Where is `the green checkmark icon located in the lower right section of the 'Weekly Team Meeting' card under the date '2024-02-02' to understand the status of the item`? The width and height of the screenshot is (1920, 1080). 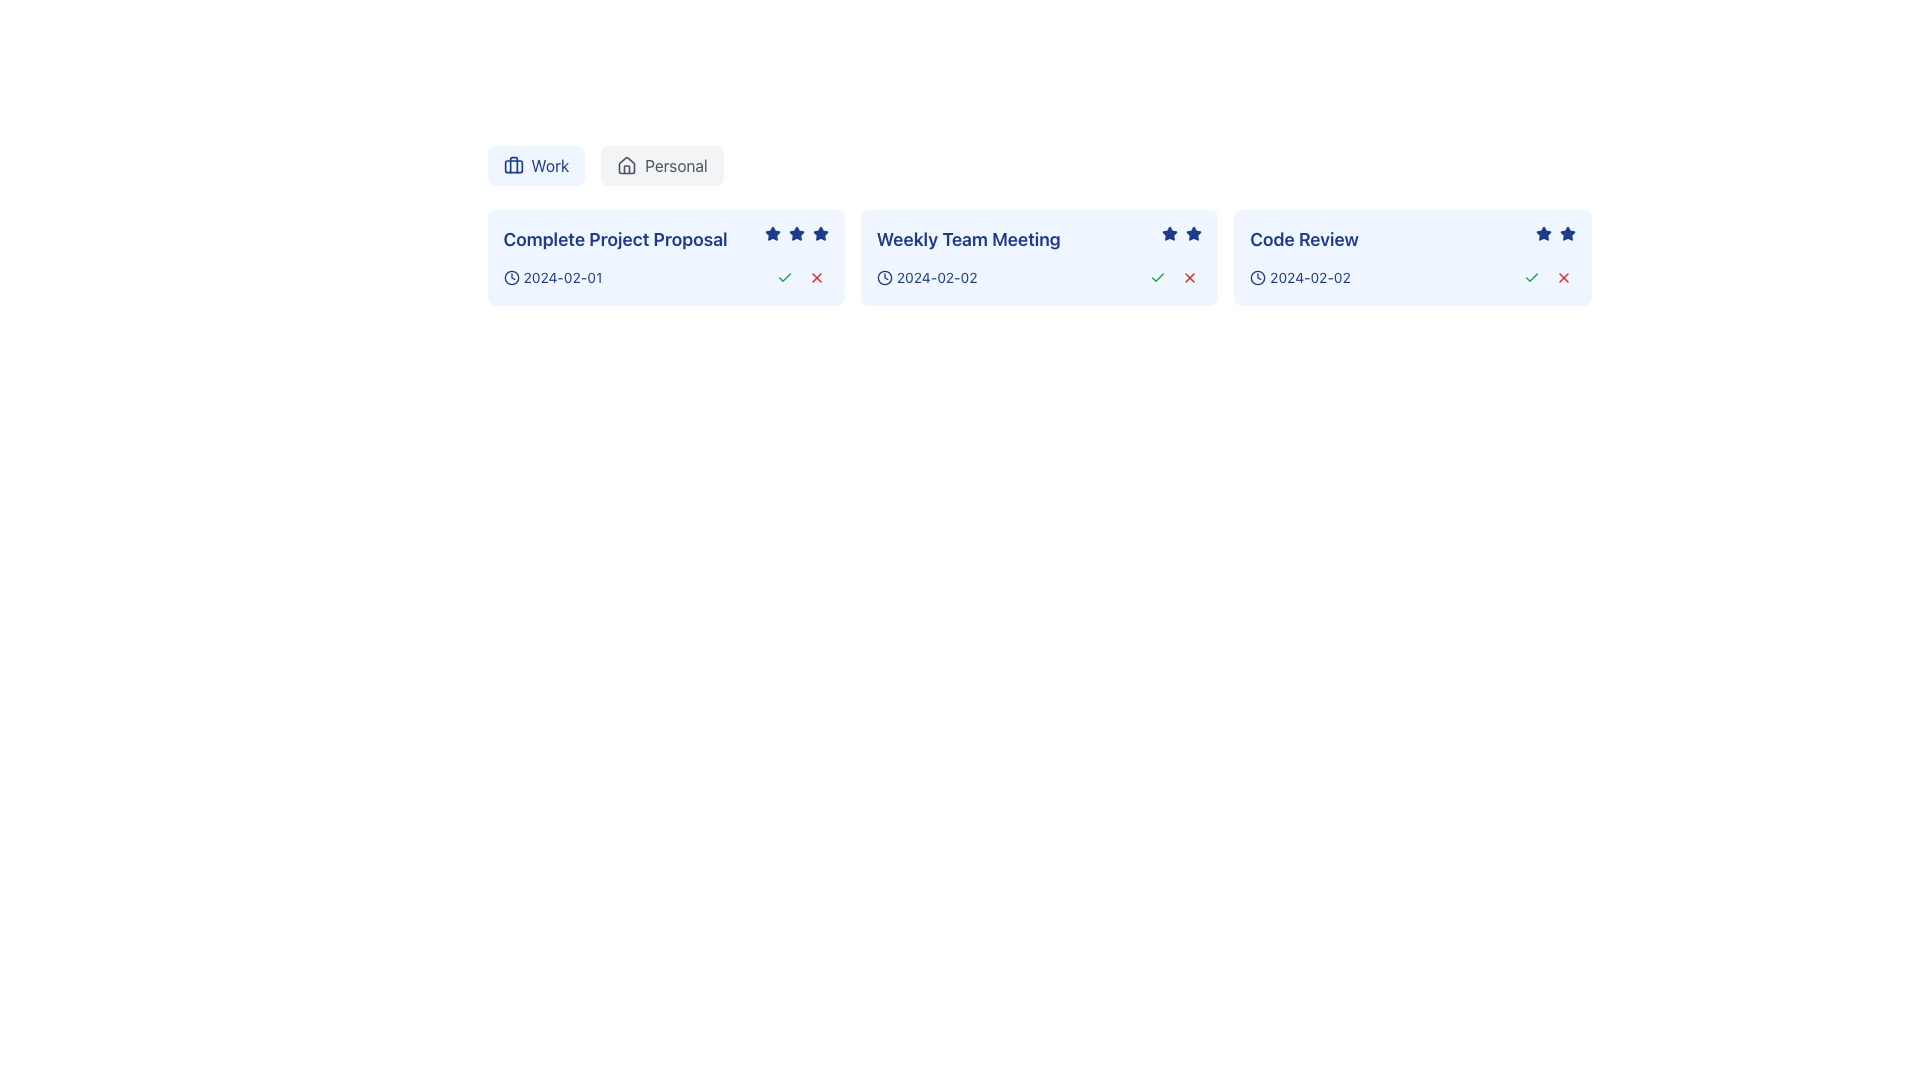 the green checkmark icon located in the lower right section of the 'Weekly Team Meeting' card under the date '2024-02-02' to understand the status of the item is located at coordinates (1158, 277).